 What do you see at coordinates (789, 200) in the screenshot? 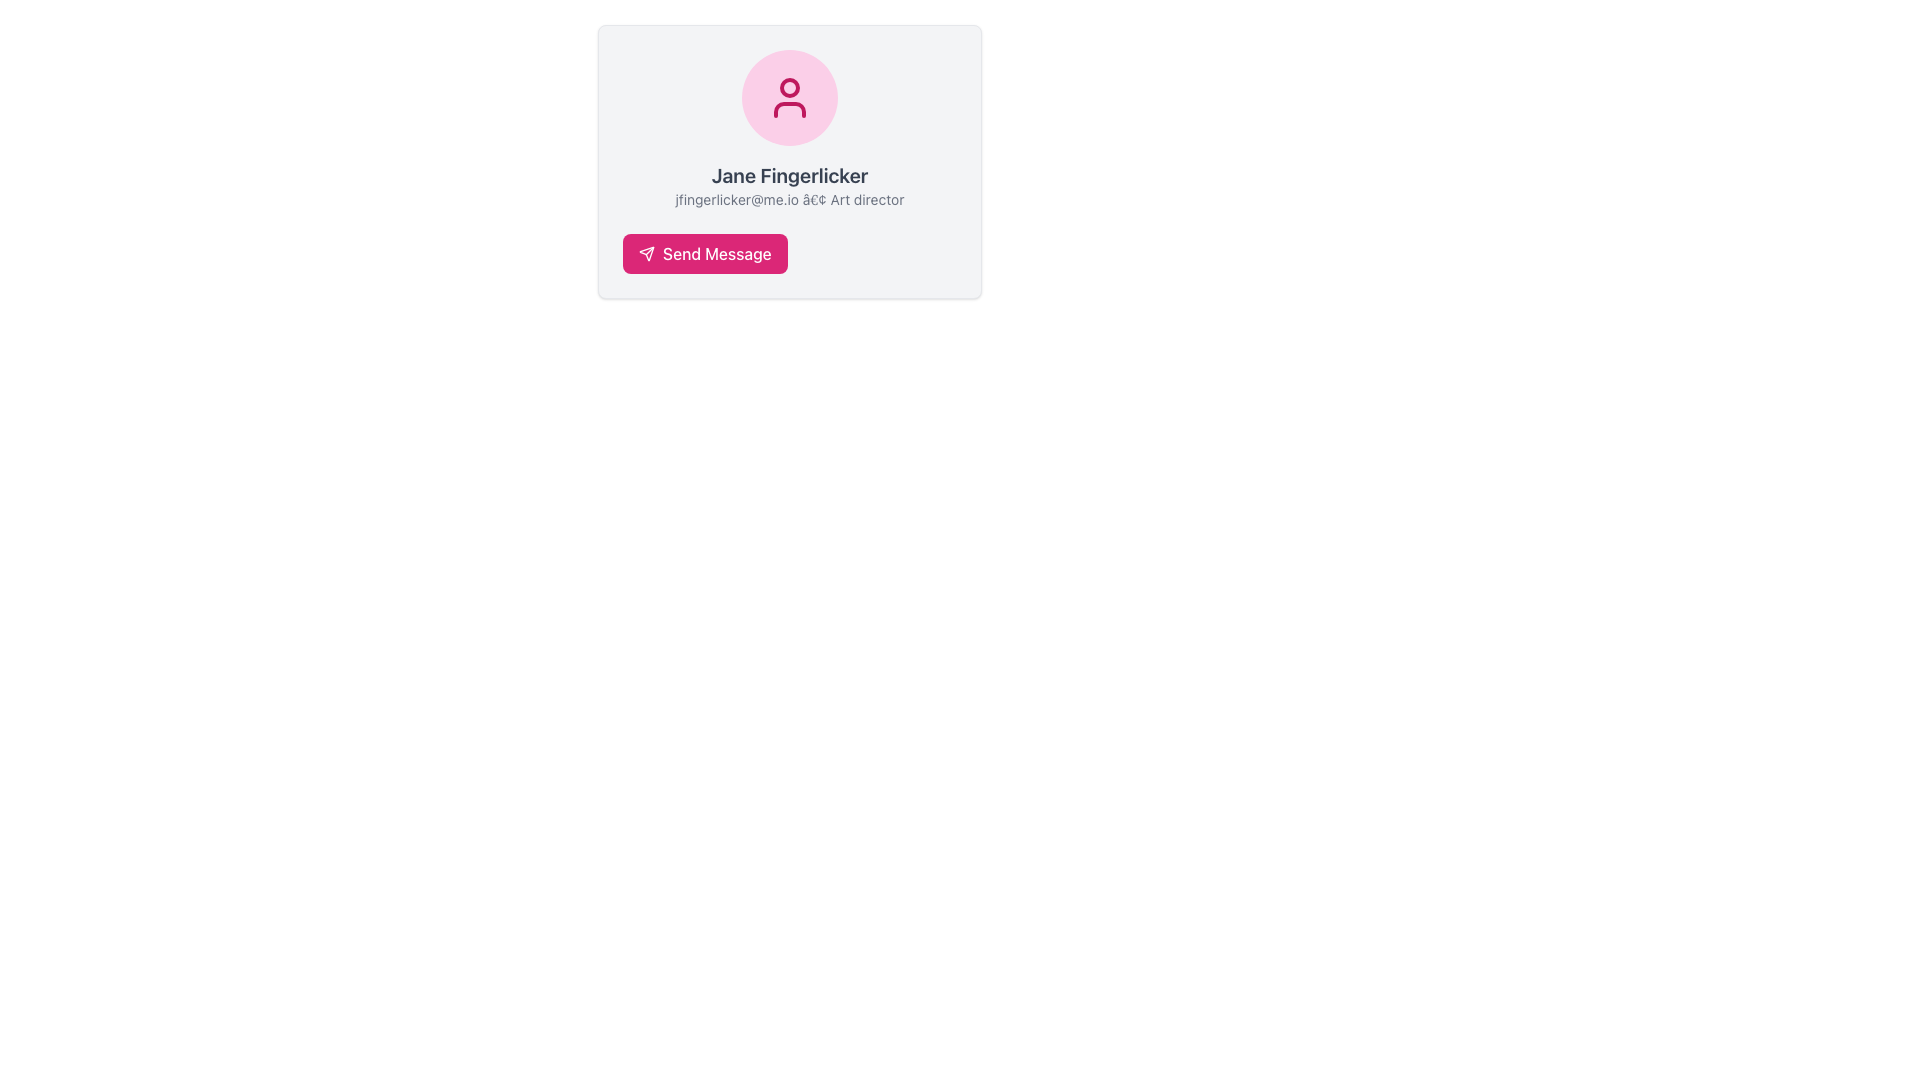
I see `the text label displaying 'jfingerlicker@me.io • Art director', which is located below 'Jane Fingerlicker' and above the 'Send Message' button` at bounding box center [789, 200].